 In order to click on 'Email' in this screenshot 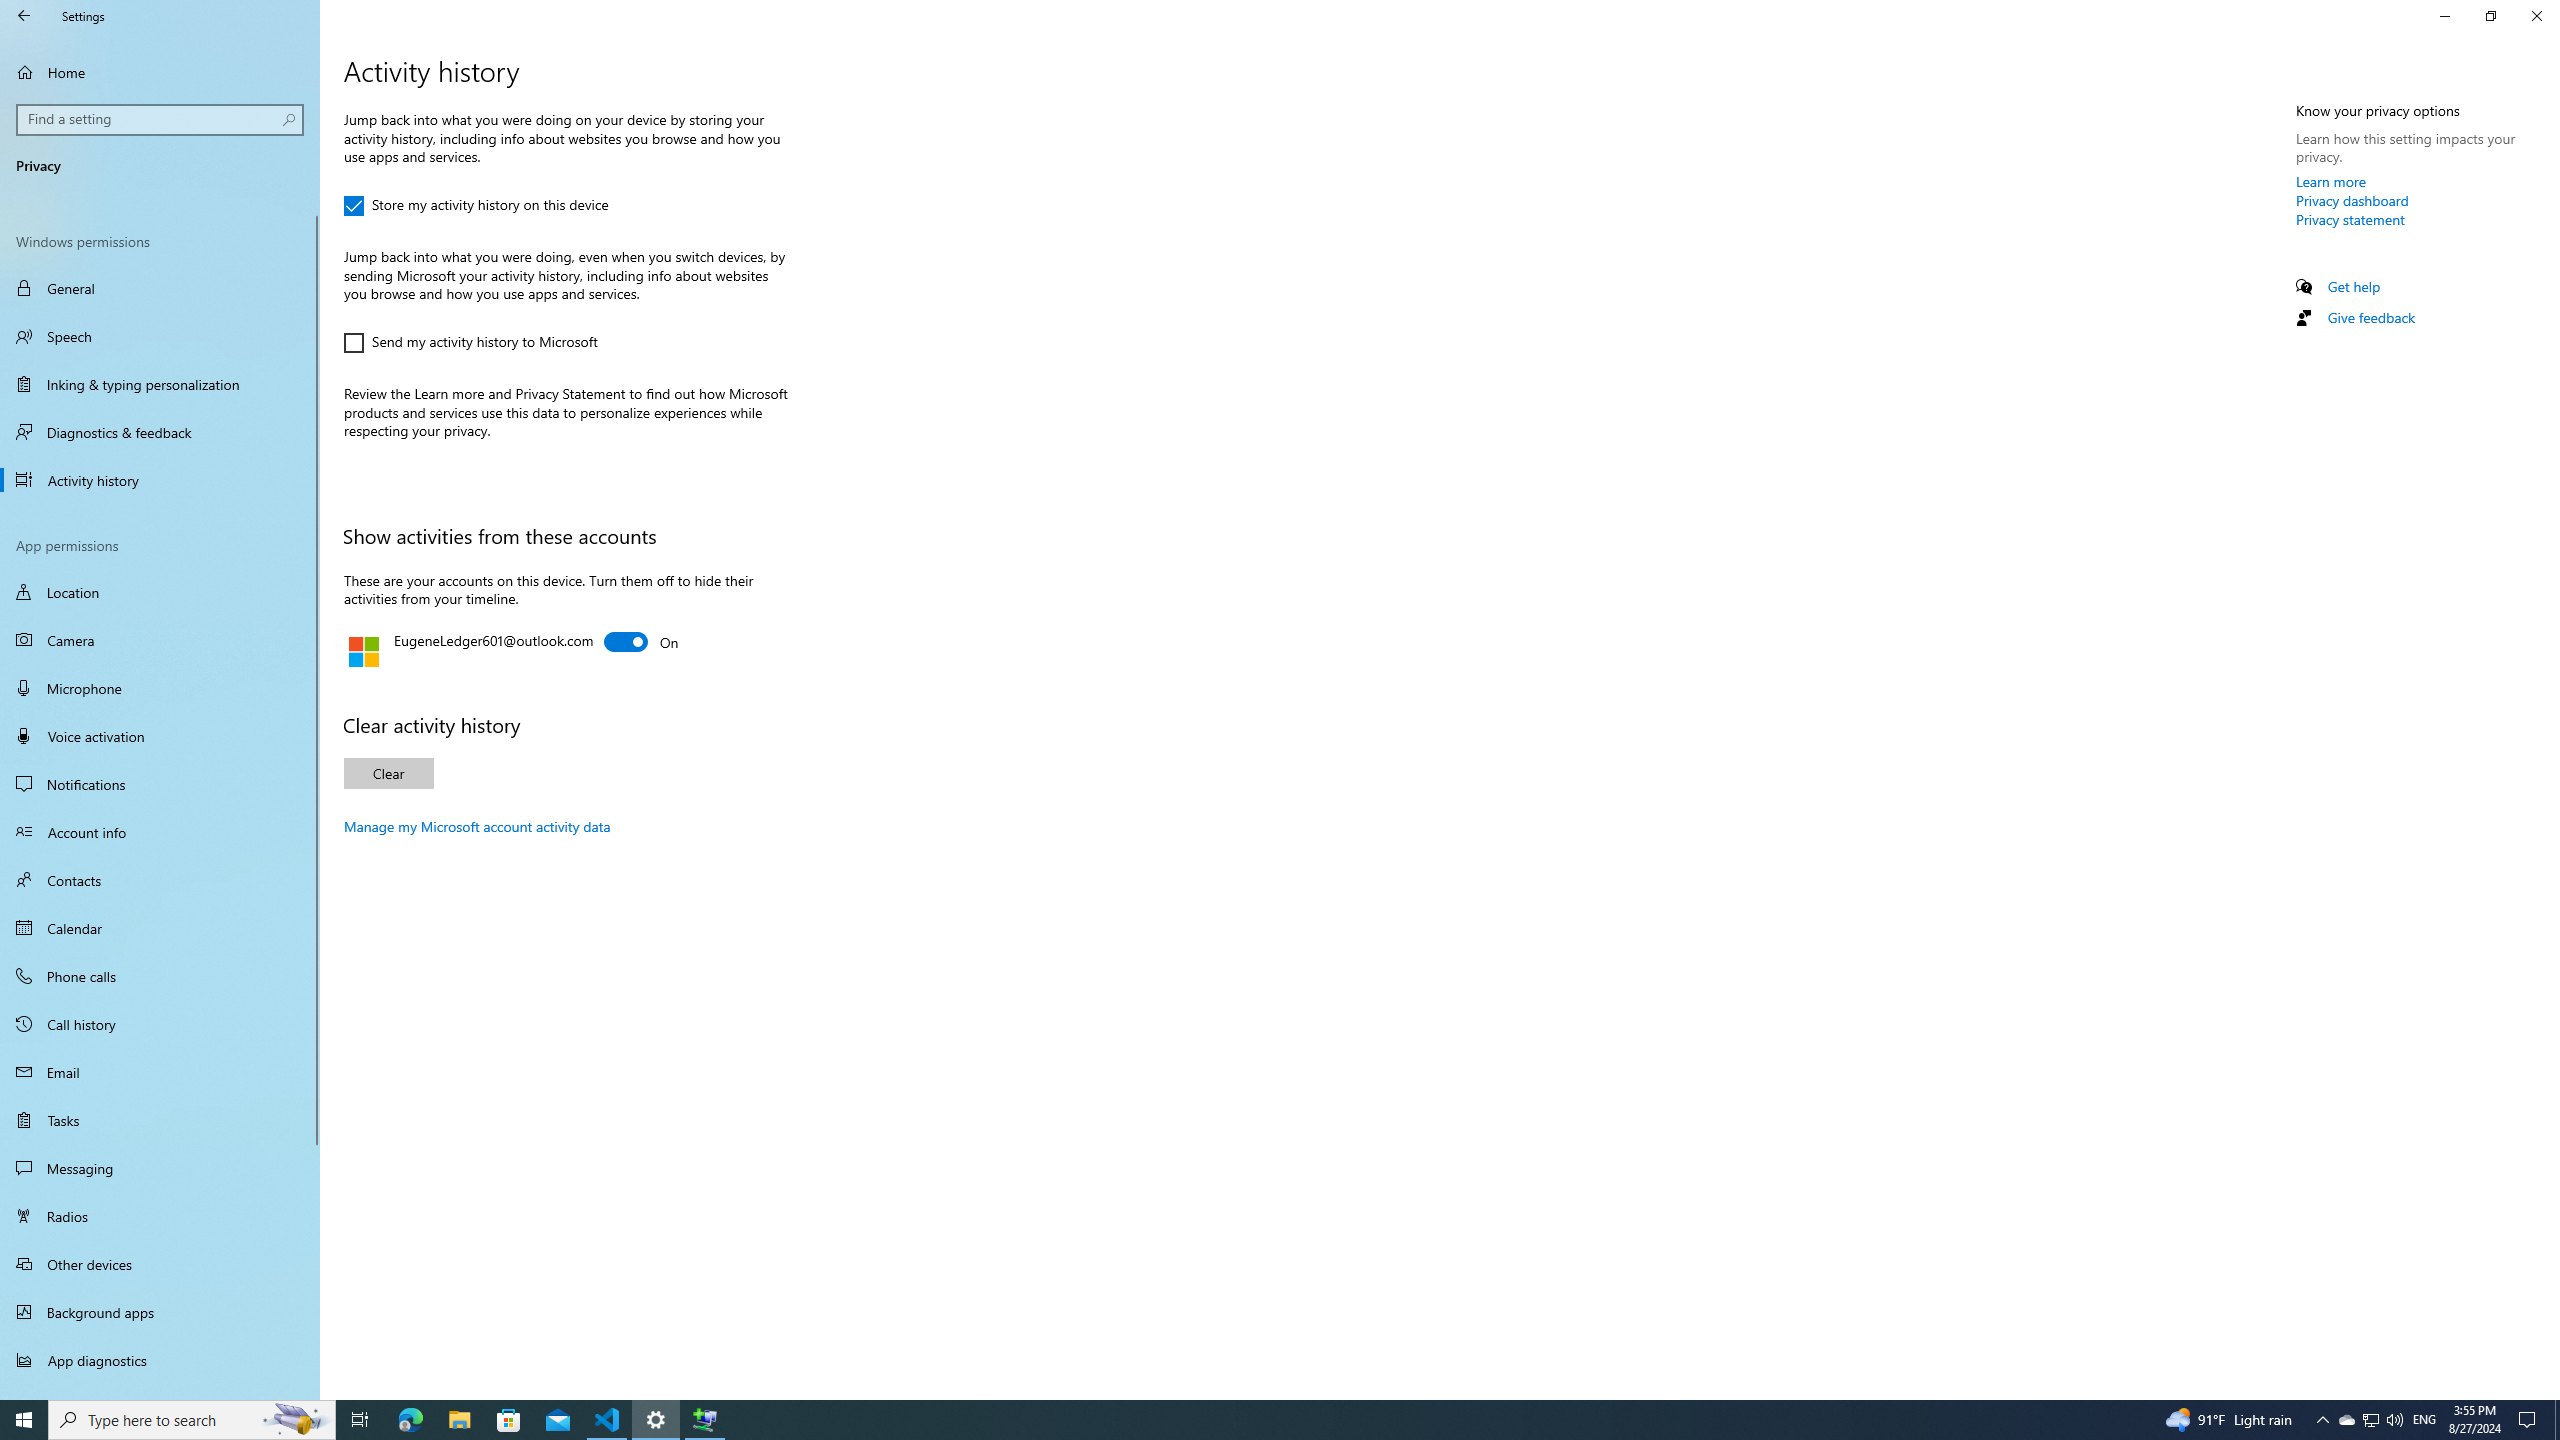, I will do `click(159, 1072)`.